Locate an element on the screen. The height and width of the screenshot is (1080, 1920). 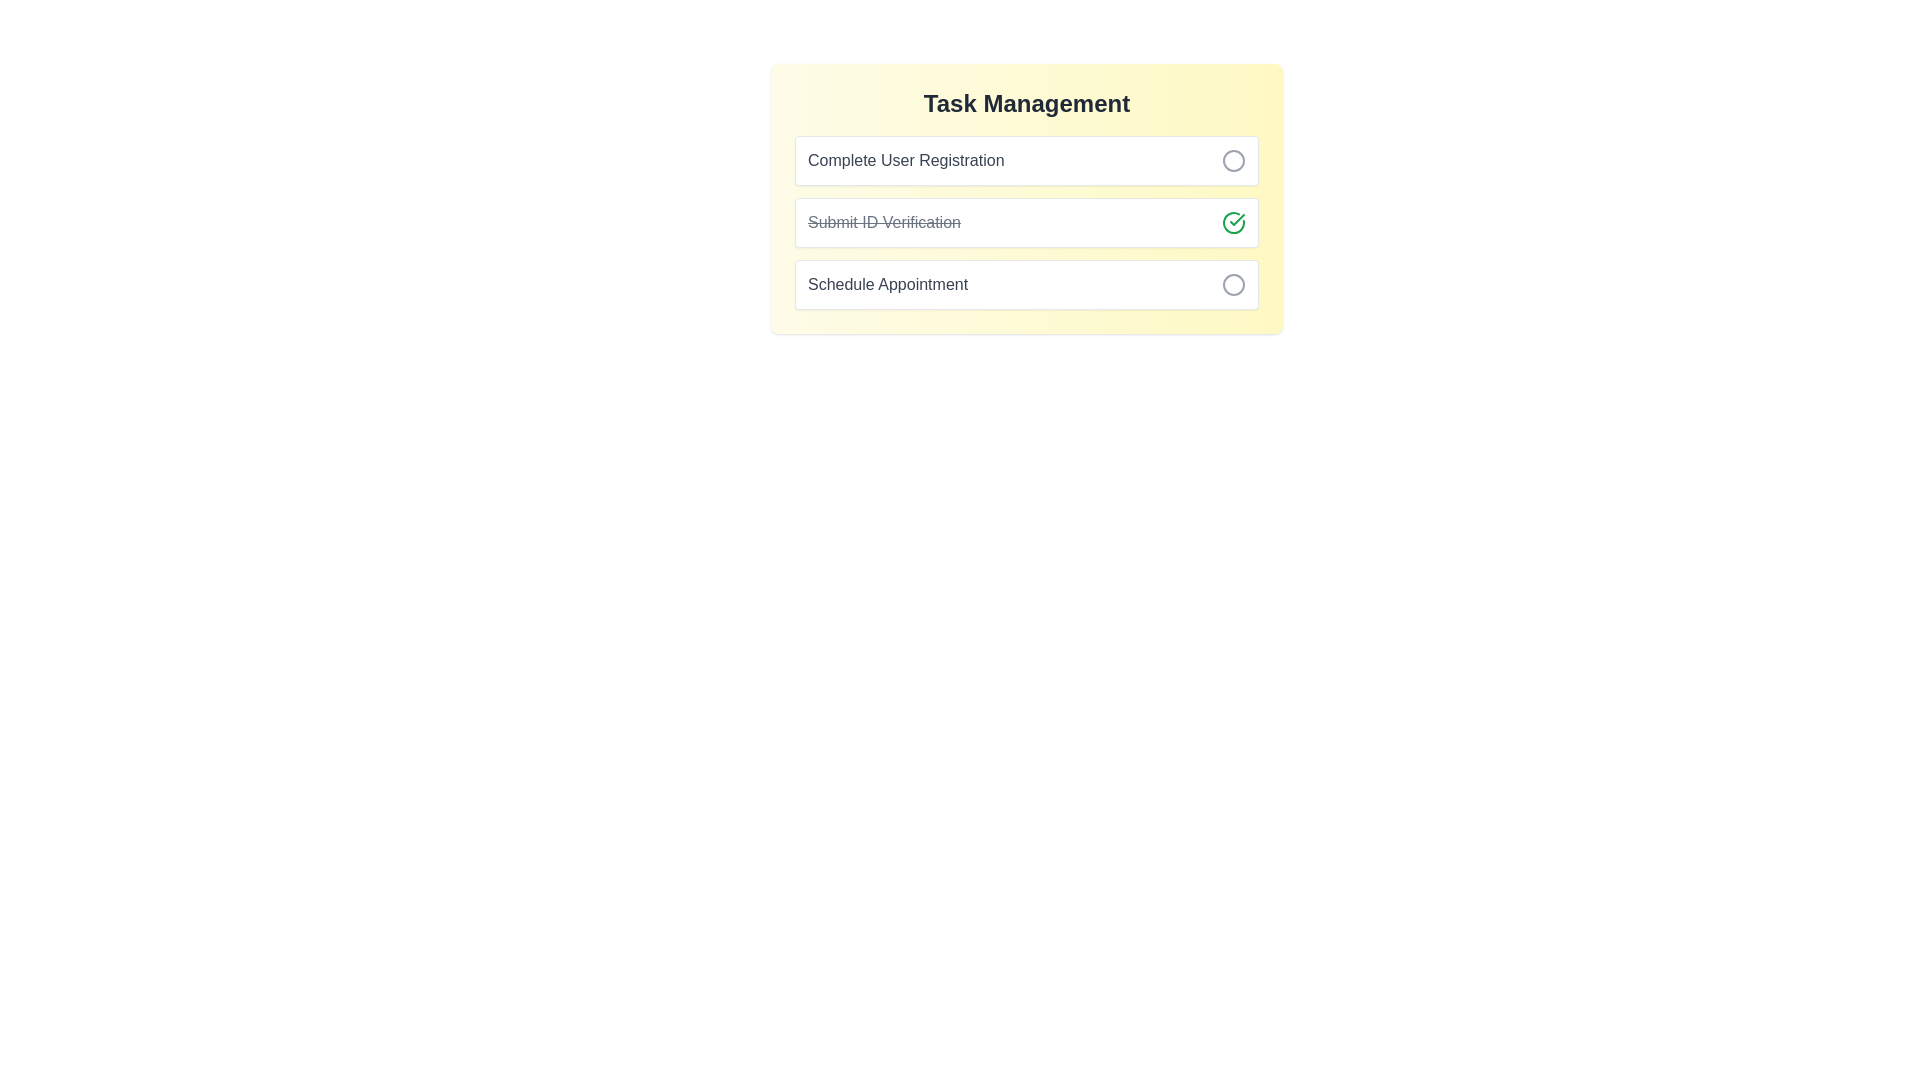
the third selectable list item with a radio button labeled 'Schedule Appointment' is located at coordinates (1027, 285).